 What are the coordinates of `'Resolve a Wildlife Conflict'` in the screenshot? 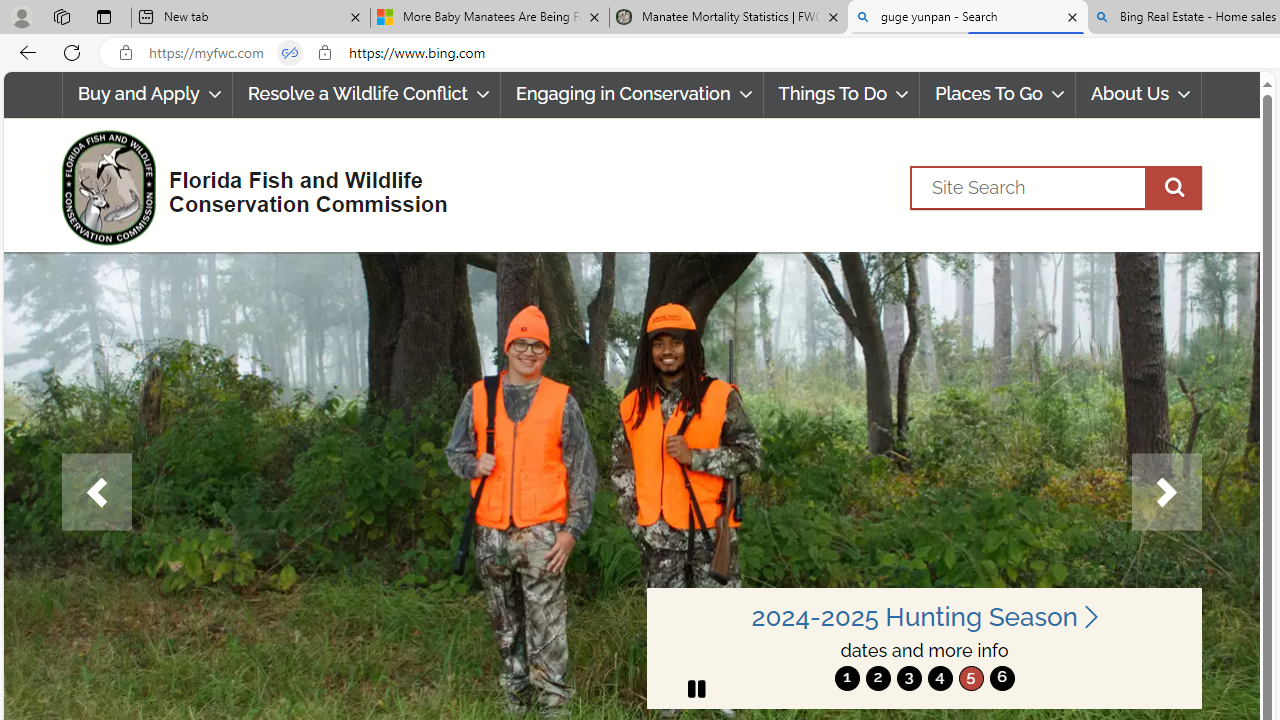 It's located at (366, 94).